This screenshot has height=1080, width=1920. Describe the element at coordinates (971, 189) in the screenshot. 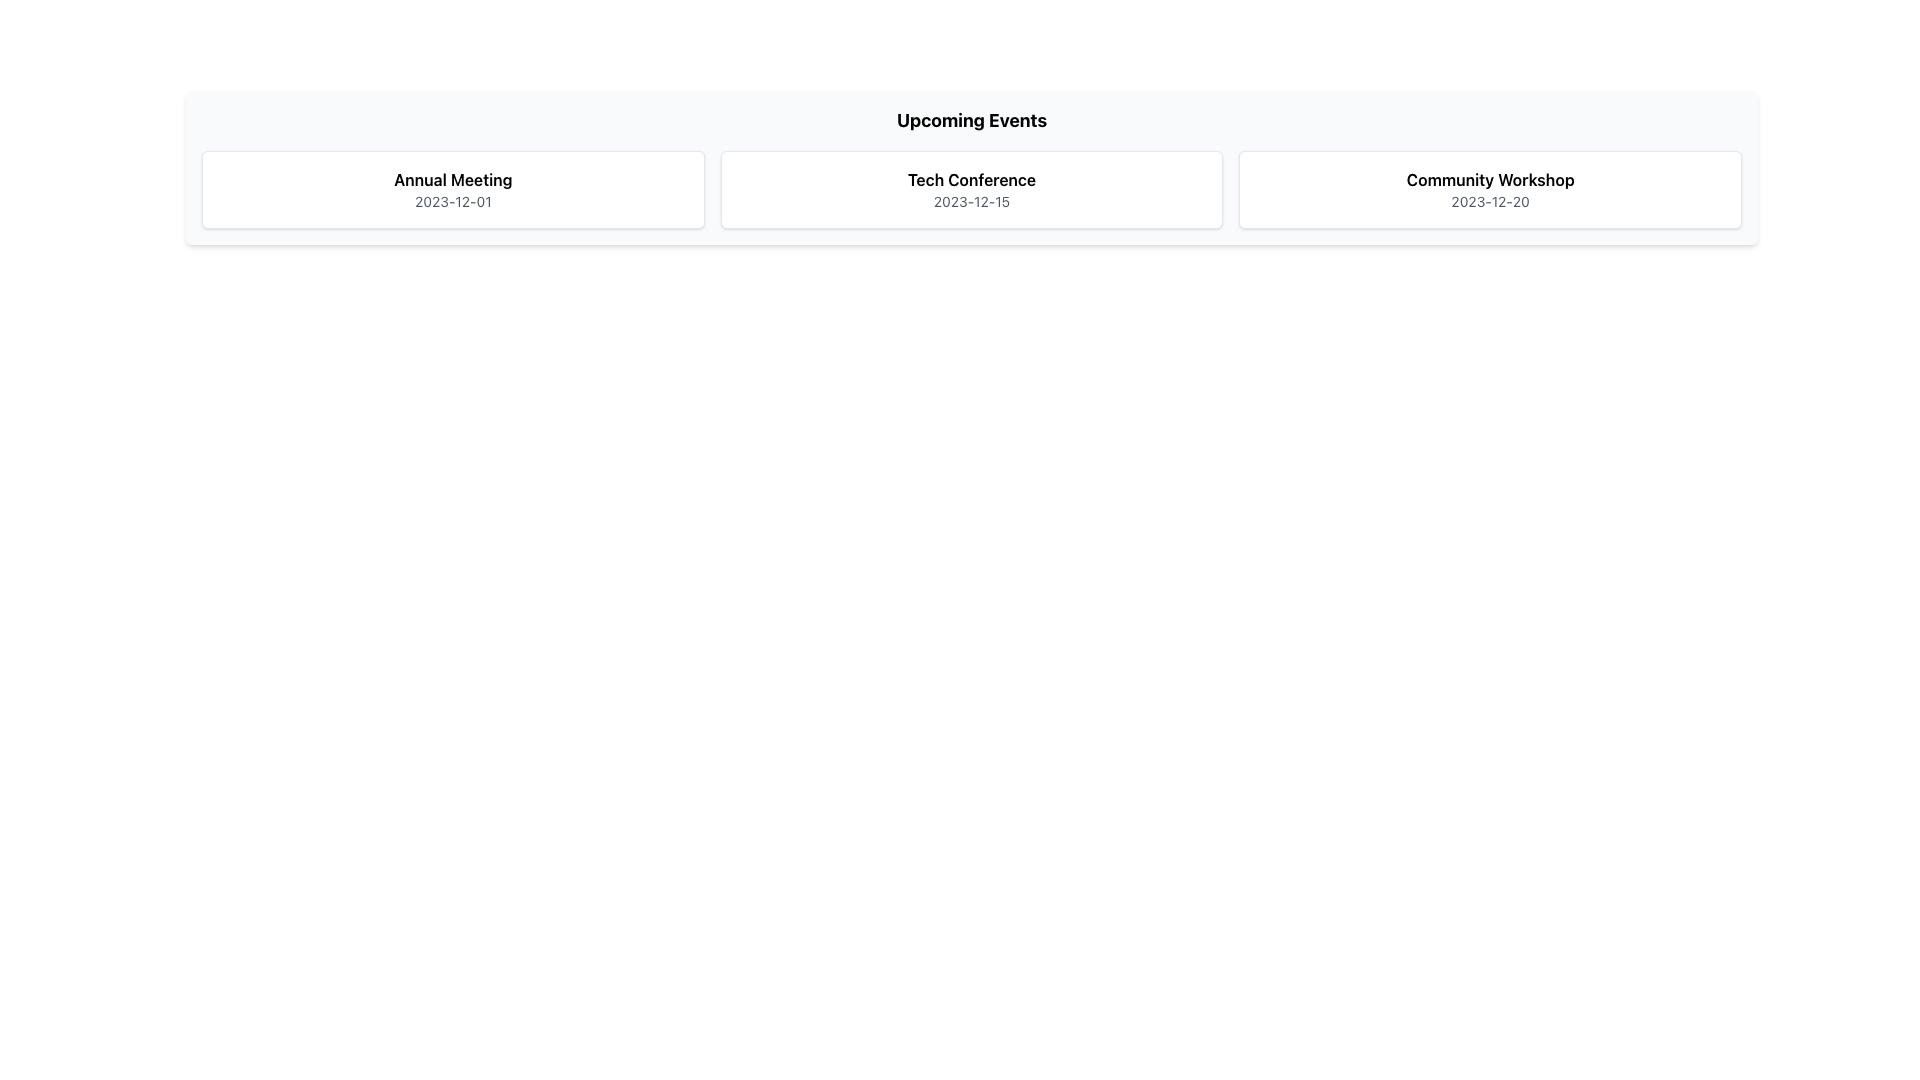

I see `the 'Tech Conference' card, which displays the event title and date, located in the middle of the three event cards under the 'Upcoming Events' heading` at that location.